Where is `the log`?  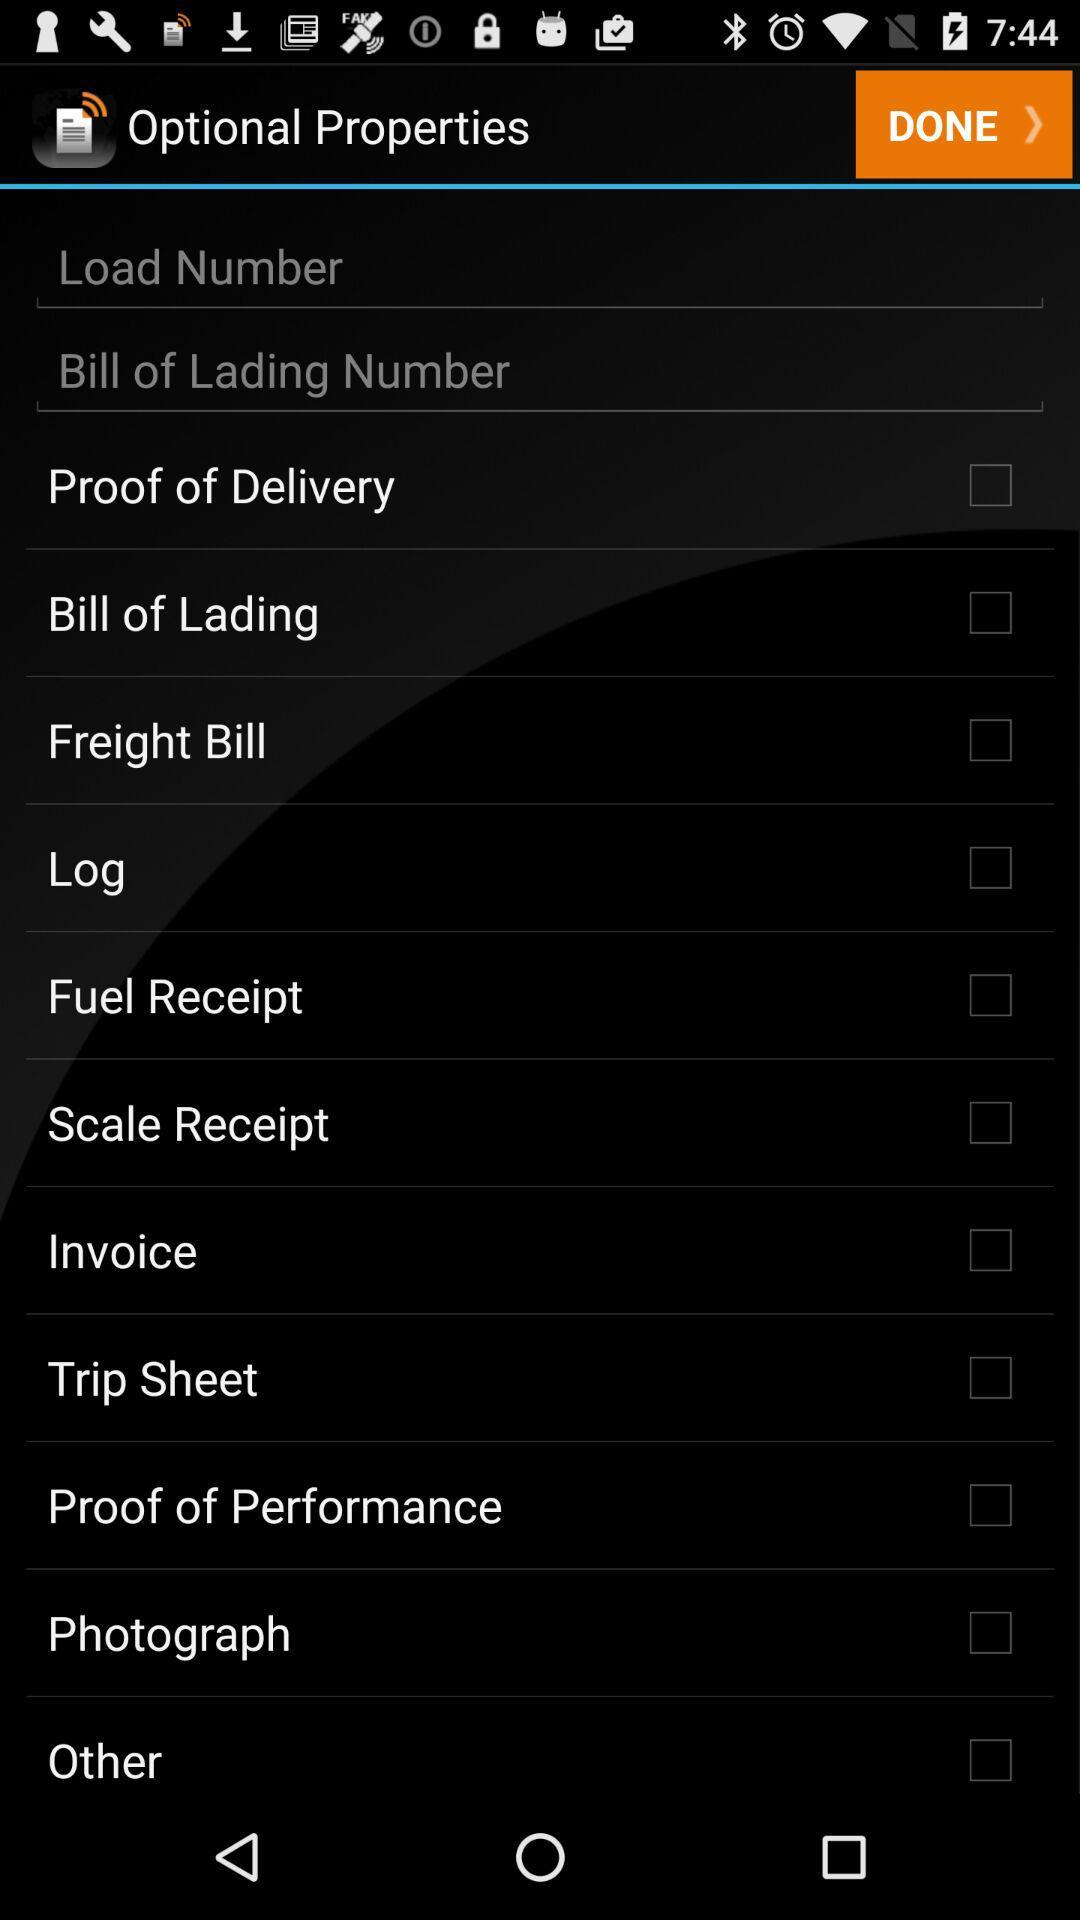 the log is located at coordinates (540, 867).